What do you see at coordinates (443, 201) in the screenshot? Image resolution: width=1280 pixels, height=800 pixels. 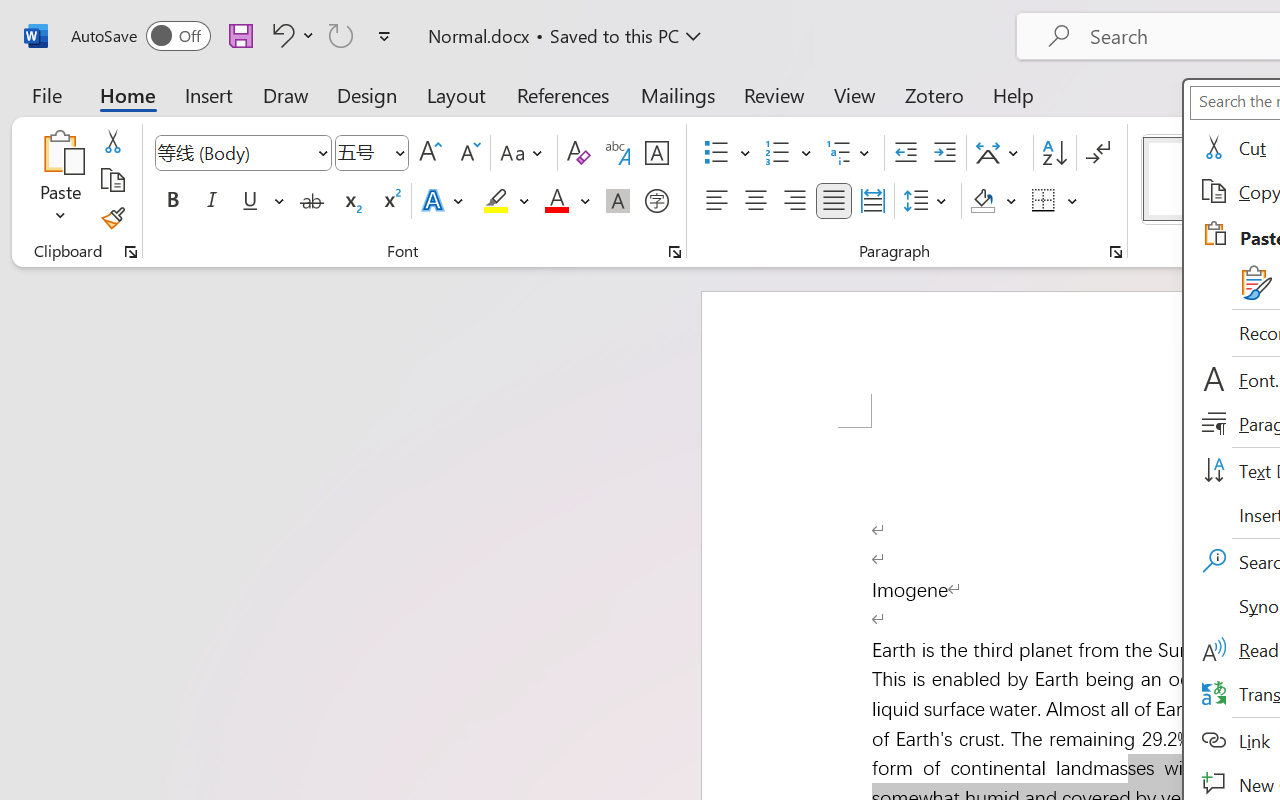 I see `'Text Effects and Typography'` at bounding box center [443, 201].